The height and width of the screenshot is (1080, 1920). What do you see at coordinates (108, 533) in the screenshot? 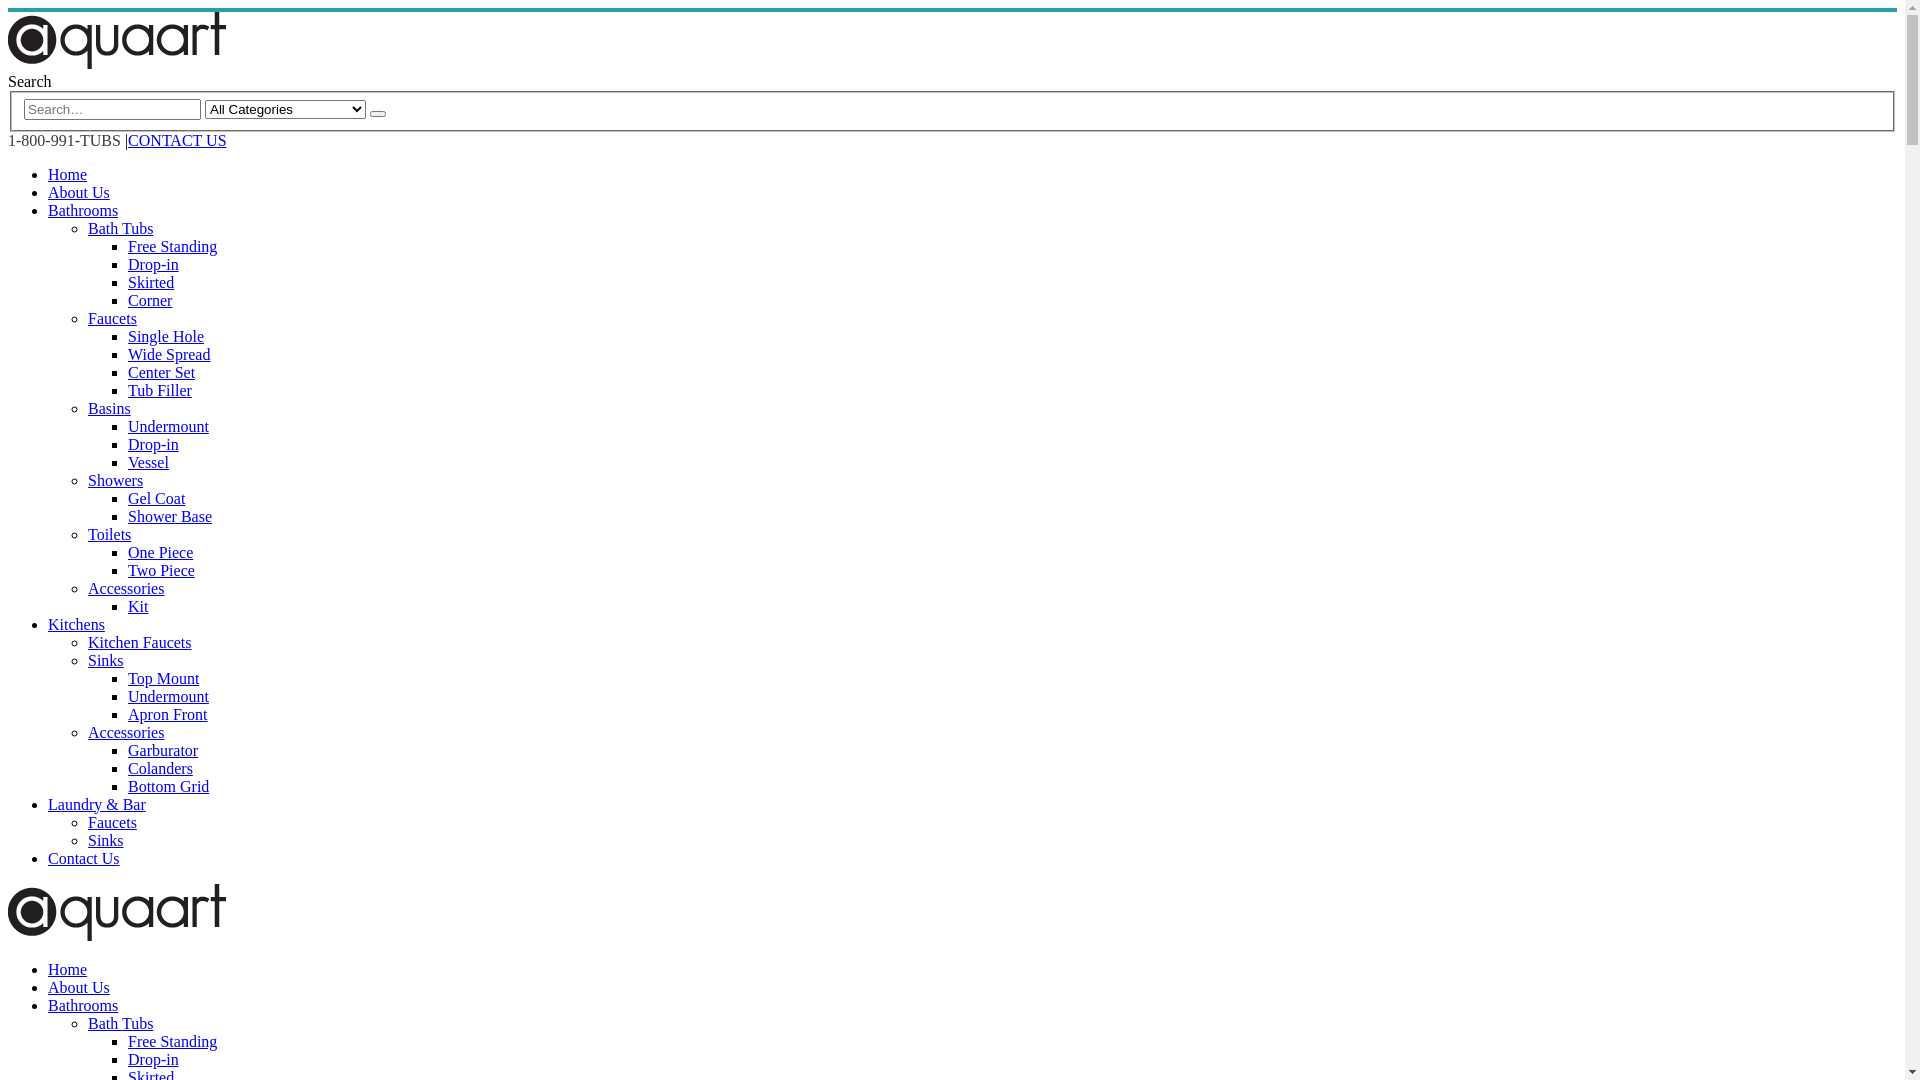
I see `'Toilets'` at bounding box center [108, 533].